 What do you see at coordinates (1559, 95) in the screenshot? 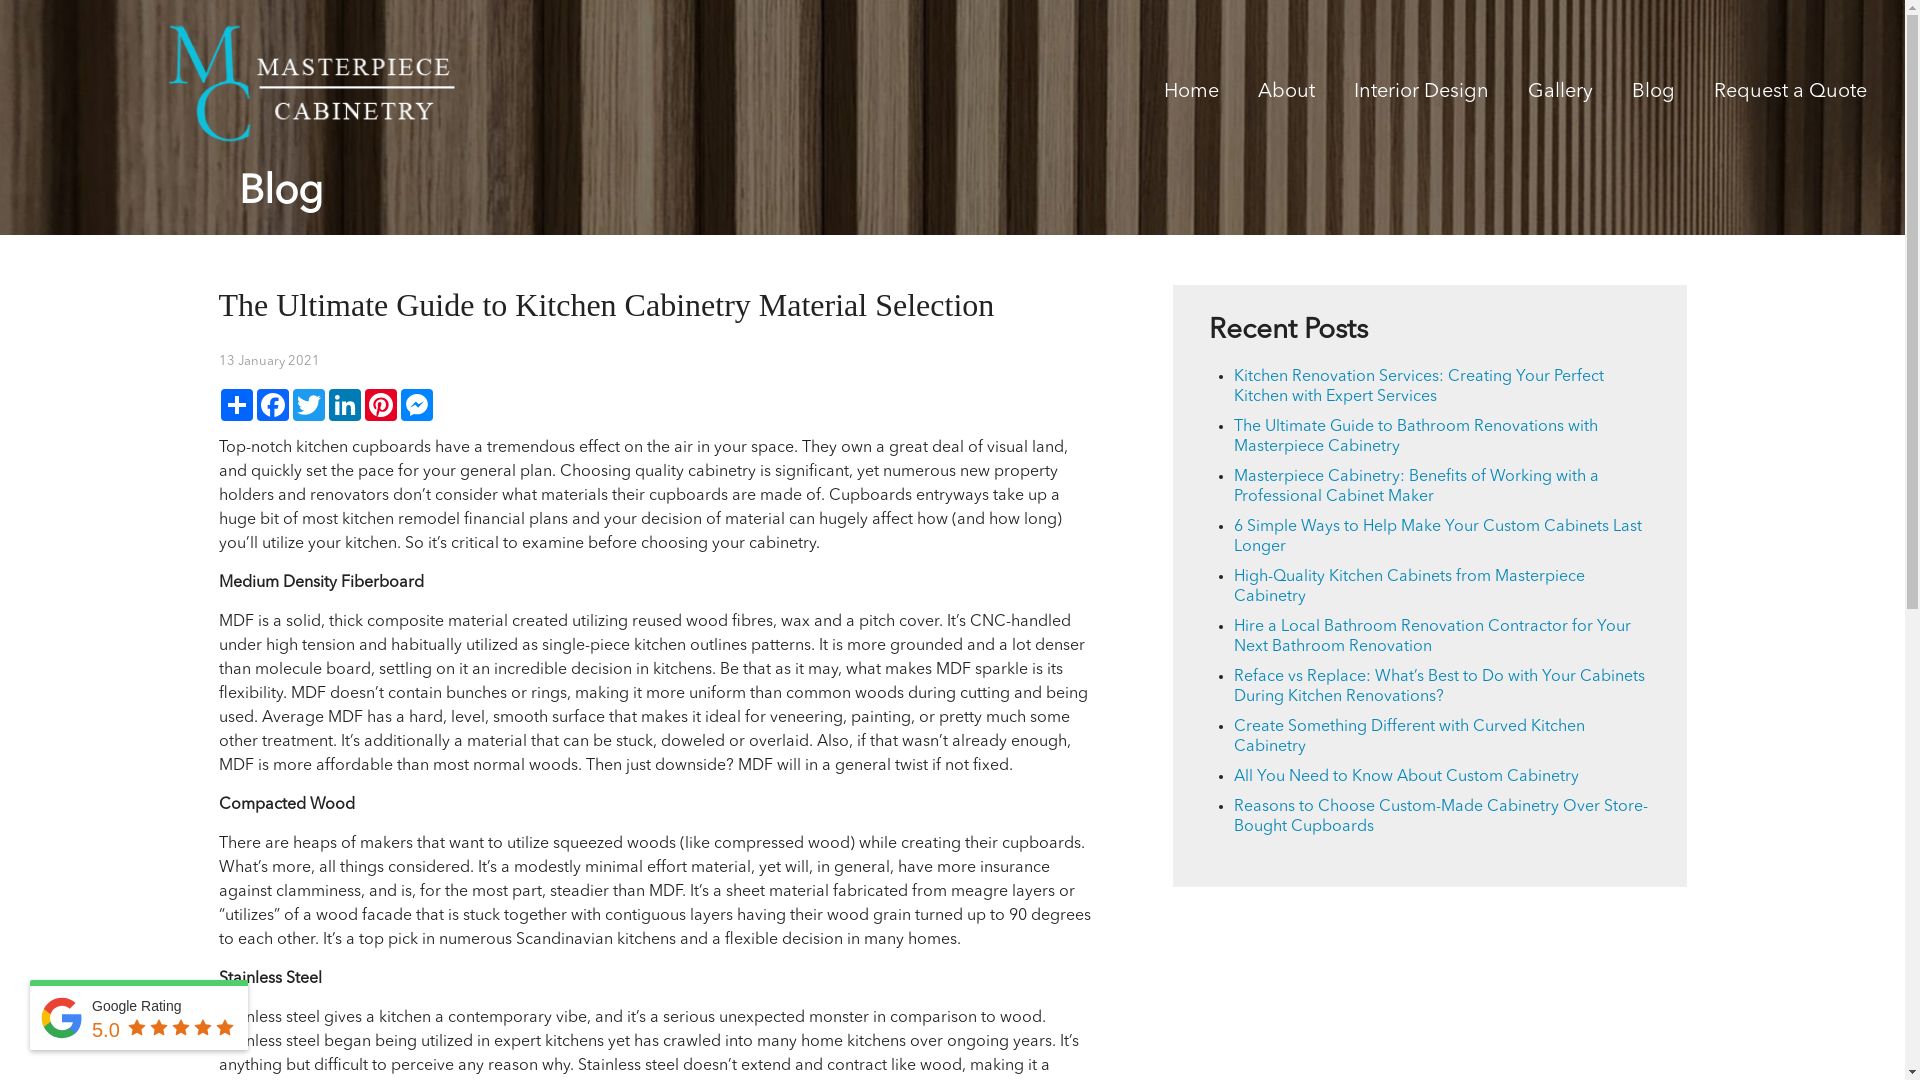
I see `'Gallery'` at bounding box center [1559, 95].